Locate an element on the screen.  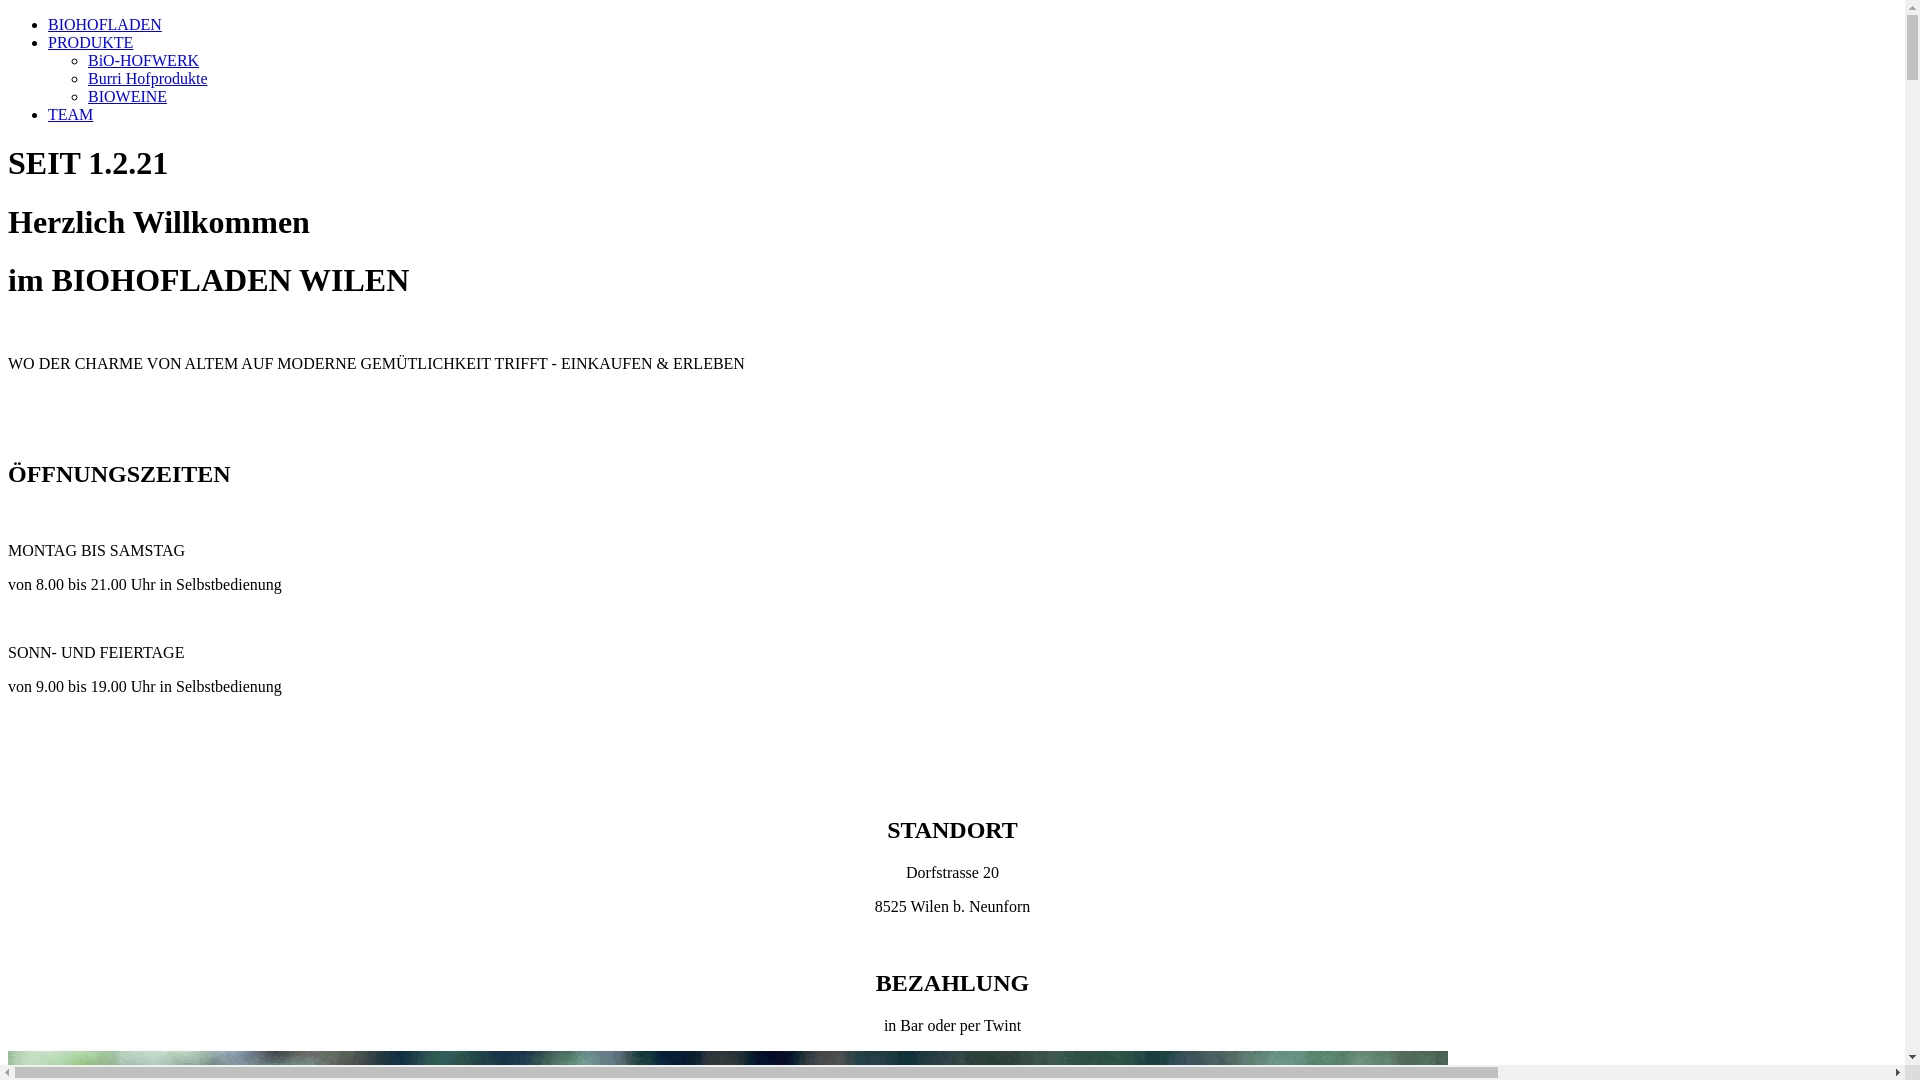
'PRODUKTE' is located at coordinates (89, 42).